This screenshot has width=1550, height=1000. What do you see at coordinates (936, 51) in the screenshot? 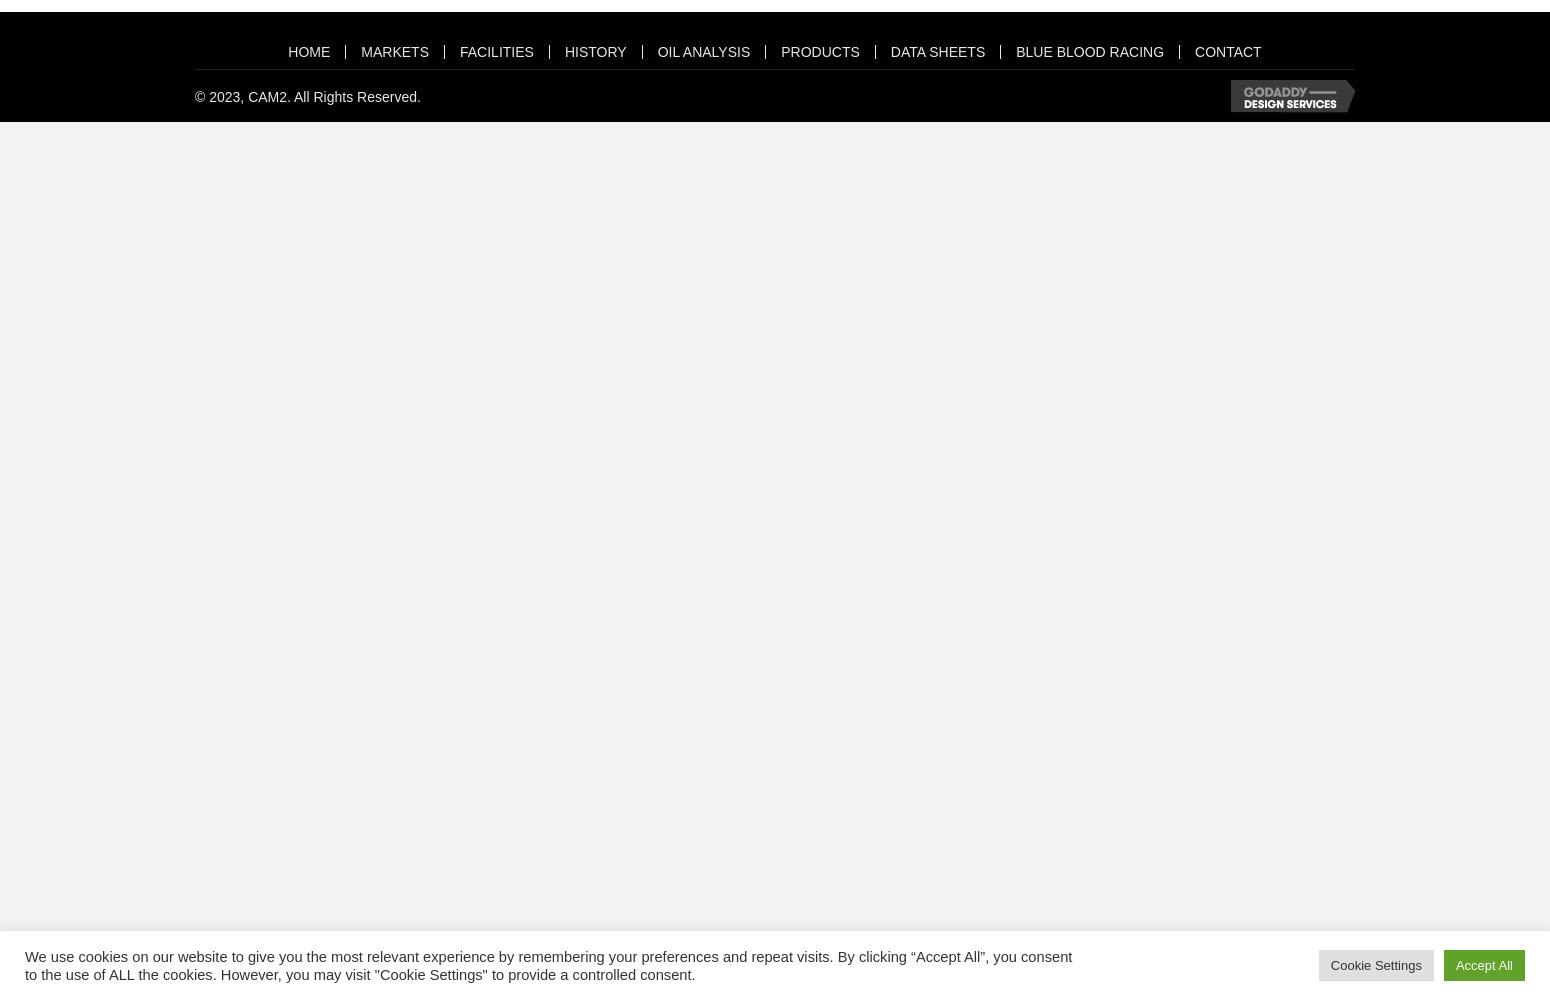
I see `'DATA SHEETS'` at bounding box center [936, 51].